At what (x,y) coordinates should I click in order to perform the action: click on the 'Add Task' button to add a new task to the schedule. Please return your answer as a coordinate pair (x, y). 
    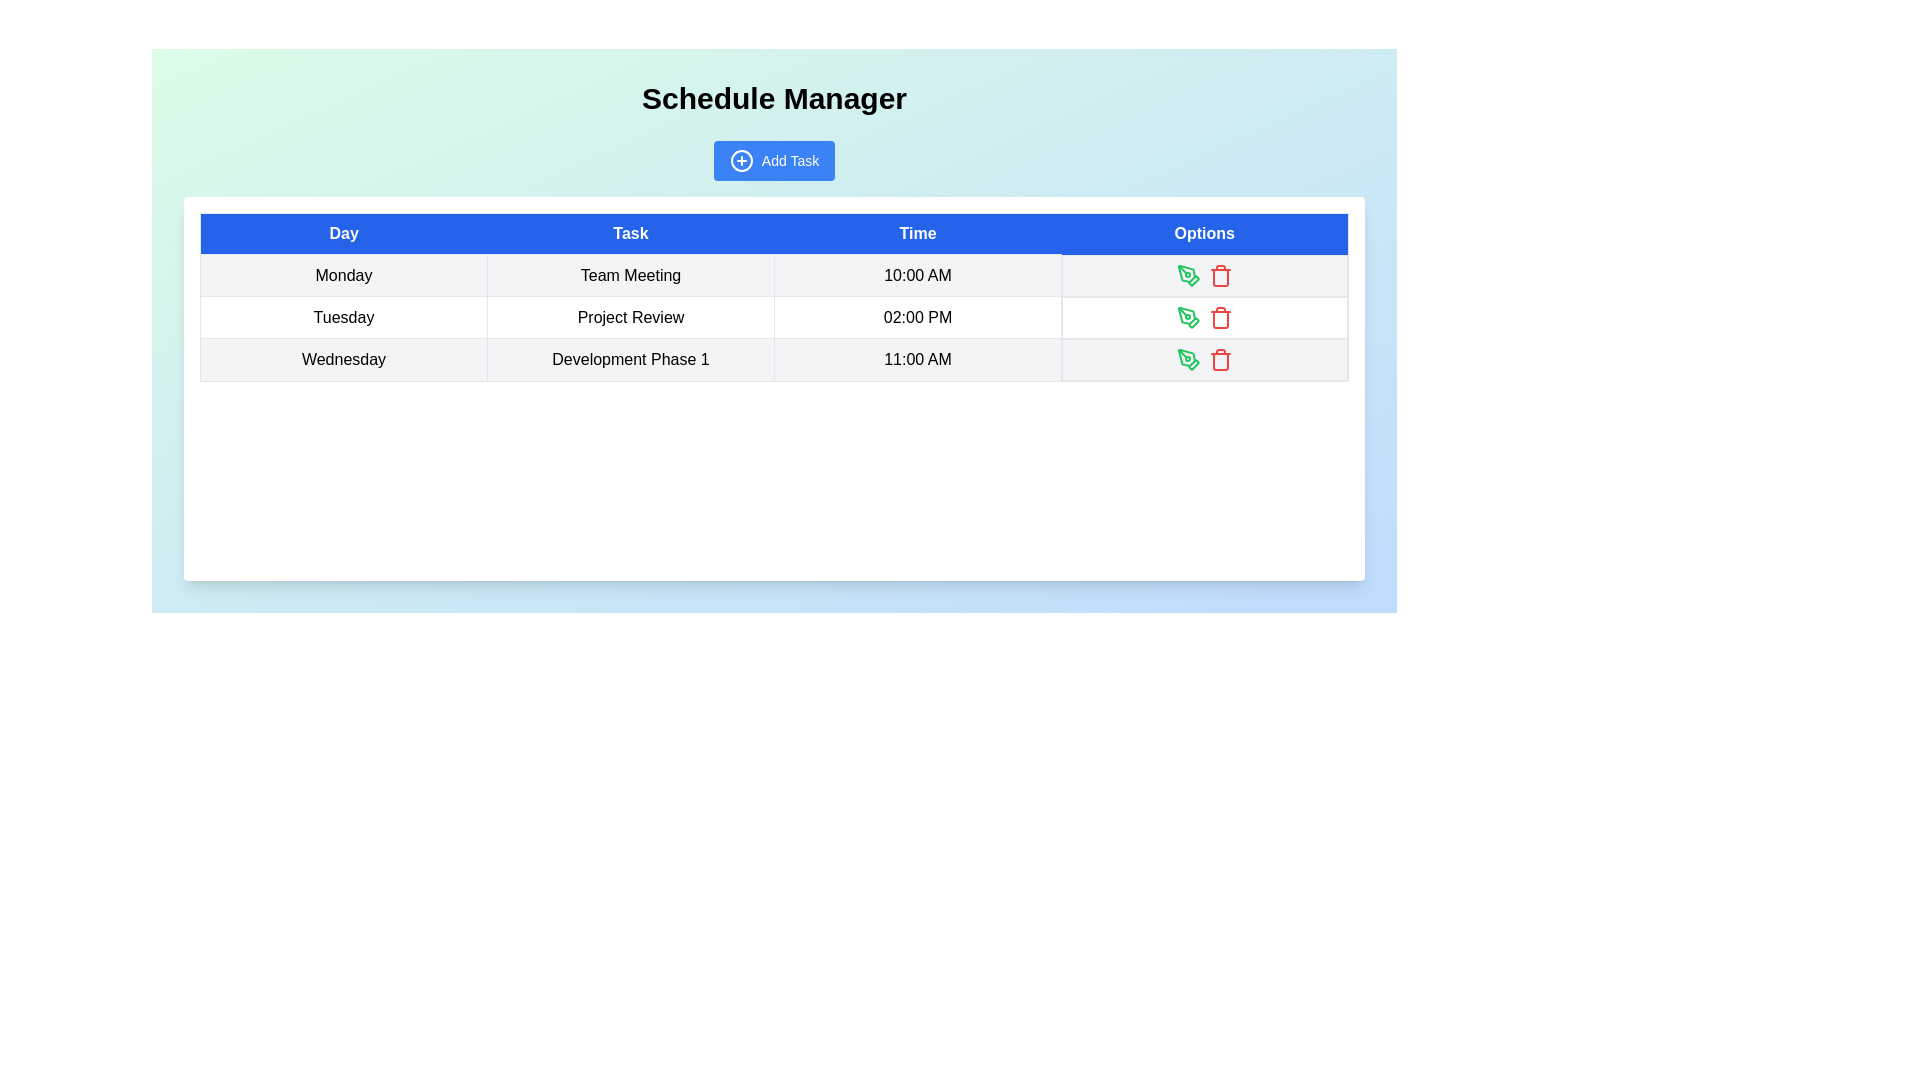
    Looking at the image, I should click on (773, 160).